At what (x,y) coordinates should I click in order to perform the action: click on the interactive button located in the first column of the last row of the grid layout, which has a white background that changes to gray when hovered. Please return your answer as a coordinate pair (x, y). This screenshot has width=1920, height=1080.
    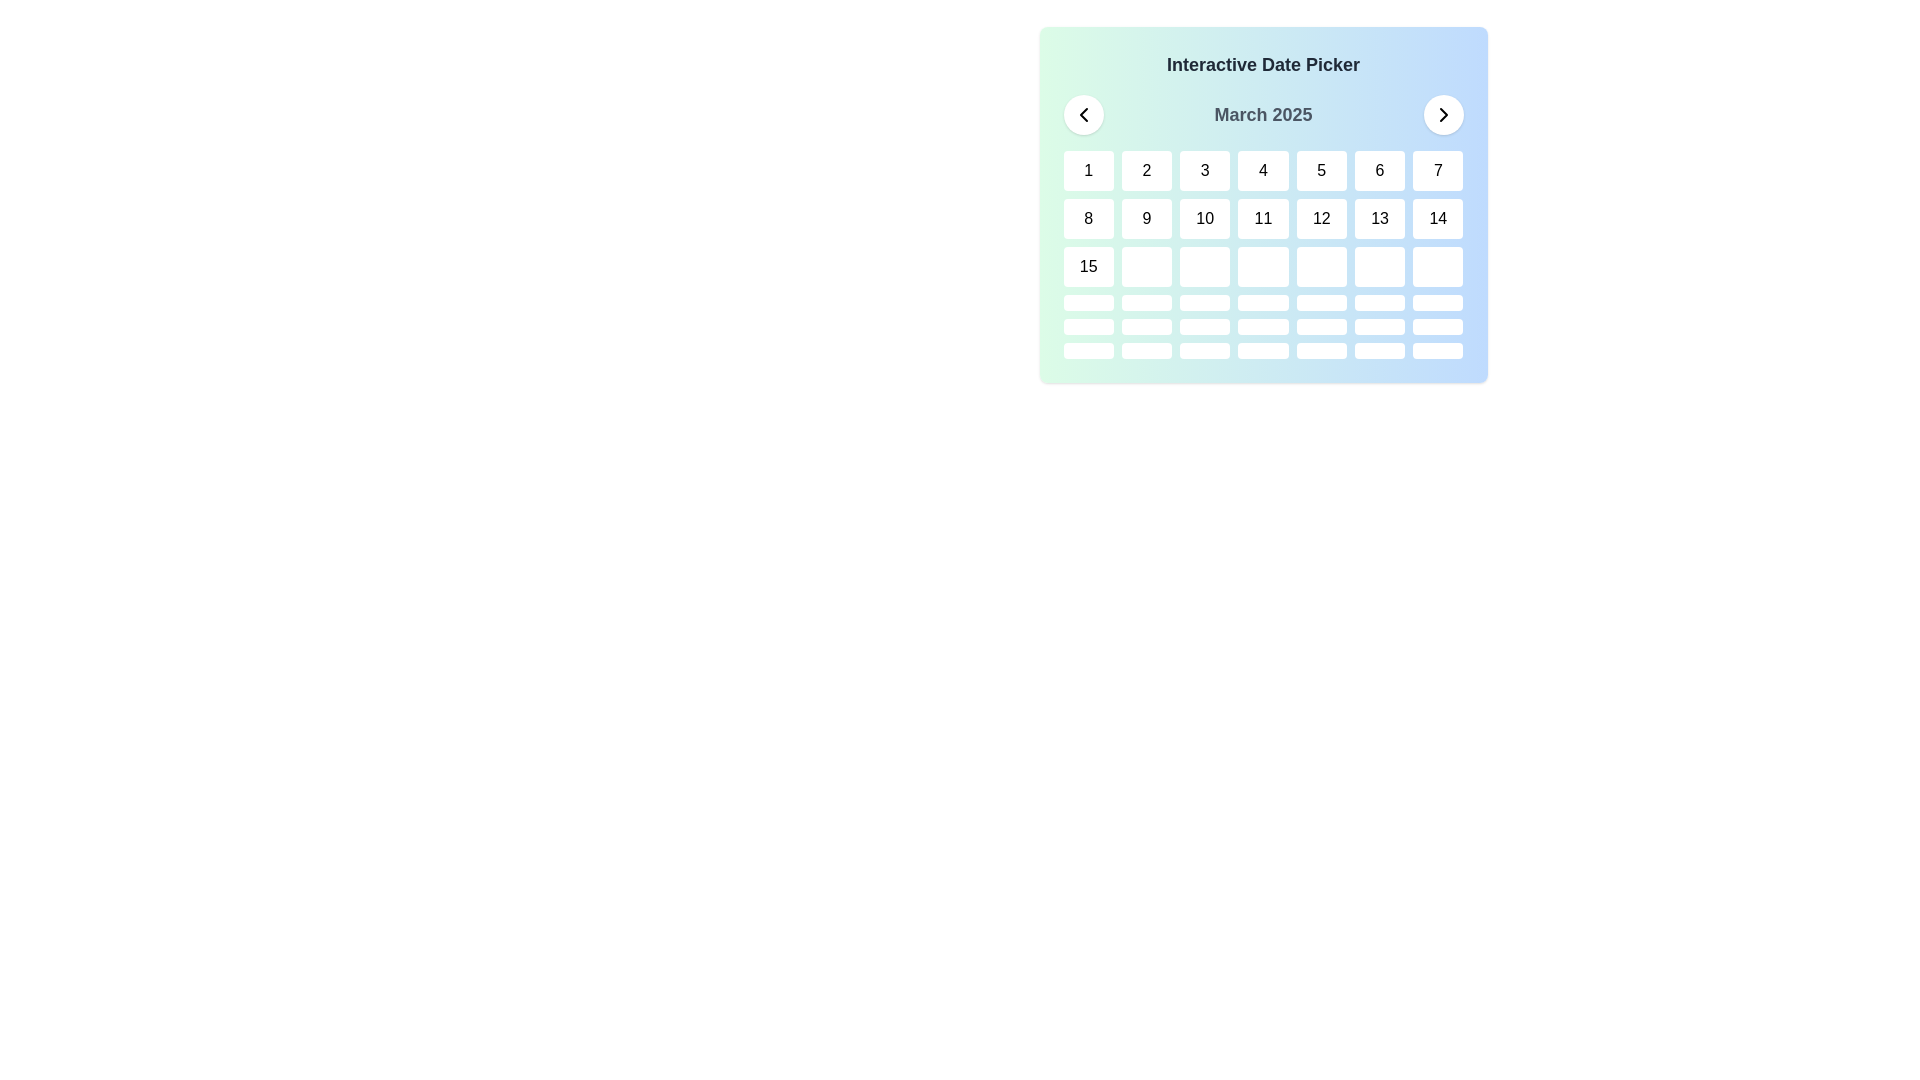
    Looking at the image, I should click on (1087, 350).